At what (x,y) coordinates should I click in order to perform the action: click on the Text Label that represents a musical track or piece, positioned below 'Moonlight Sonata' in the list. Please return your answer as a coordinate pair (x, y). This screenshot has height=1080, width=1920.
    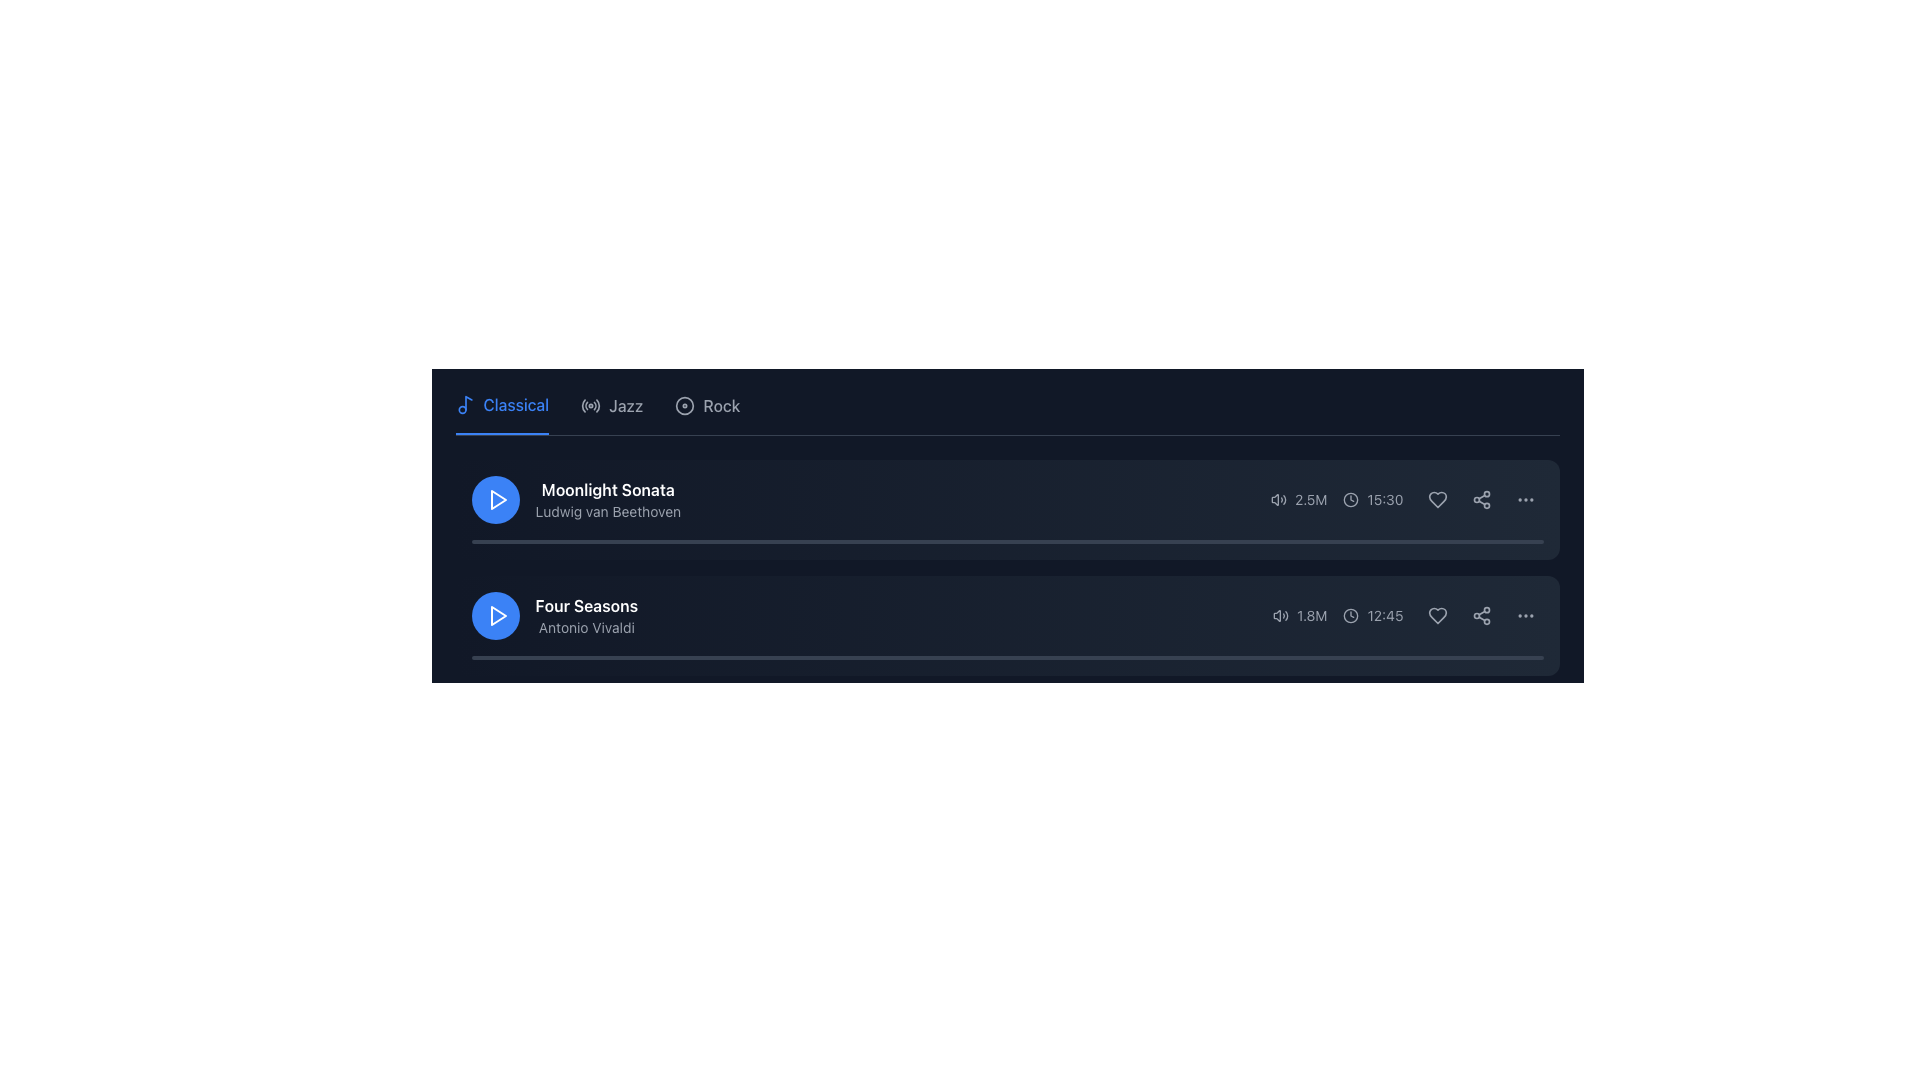
    Looking at the image, I should click on (585, 615).